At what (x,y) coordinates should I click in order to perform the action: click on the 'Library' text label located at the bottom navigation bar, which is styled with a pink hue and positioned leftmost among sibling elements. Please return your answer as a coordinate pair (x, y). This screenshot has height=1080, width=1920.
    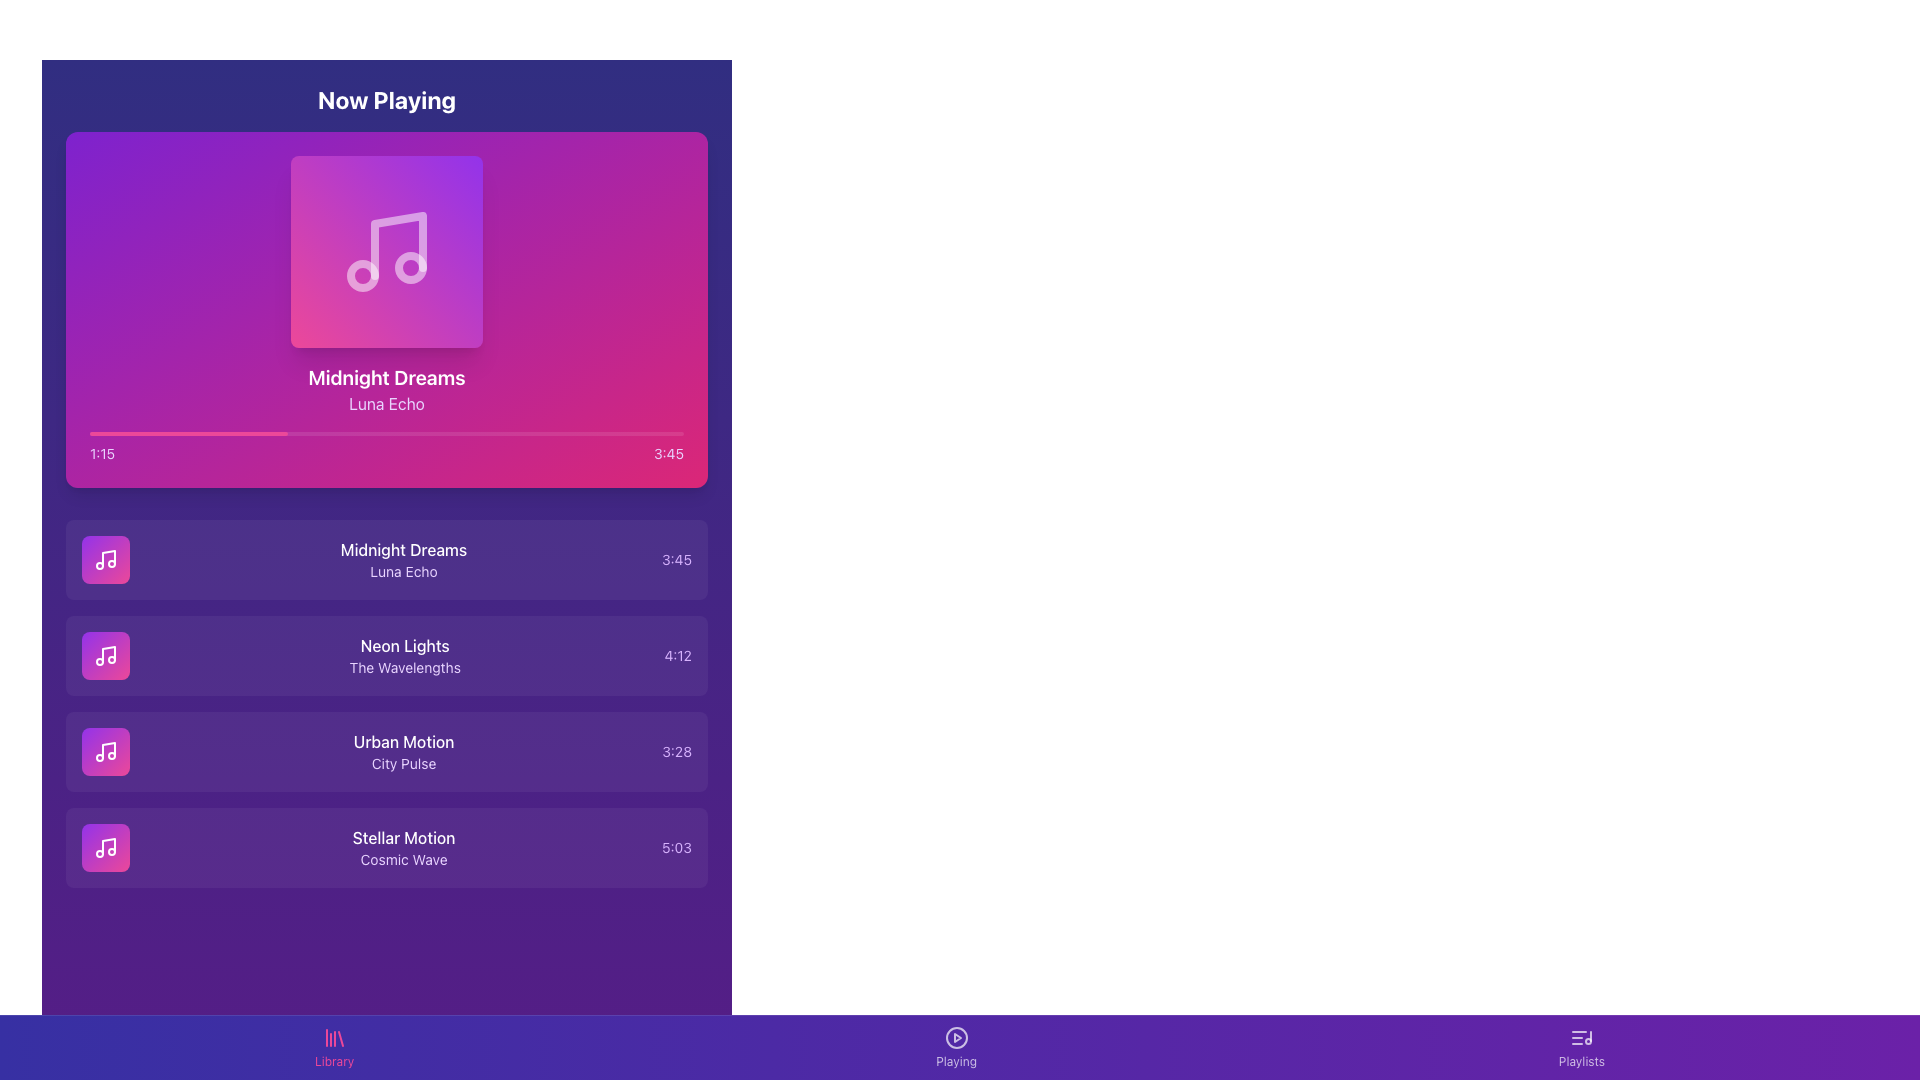
    Looking at the image, I should click on (334, 1060).